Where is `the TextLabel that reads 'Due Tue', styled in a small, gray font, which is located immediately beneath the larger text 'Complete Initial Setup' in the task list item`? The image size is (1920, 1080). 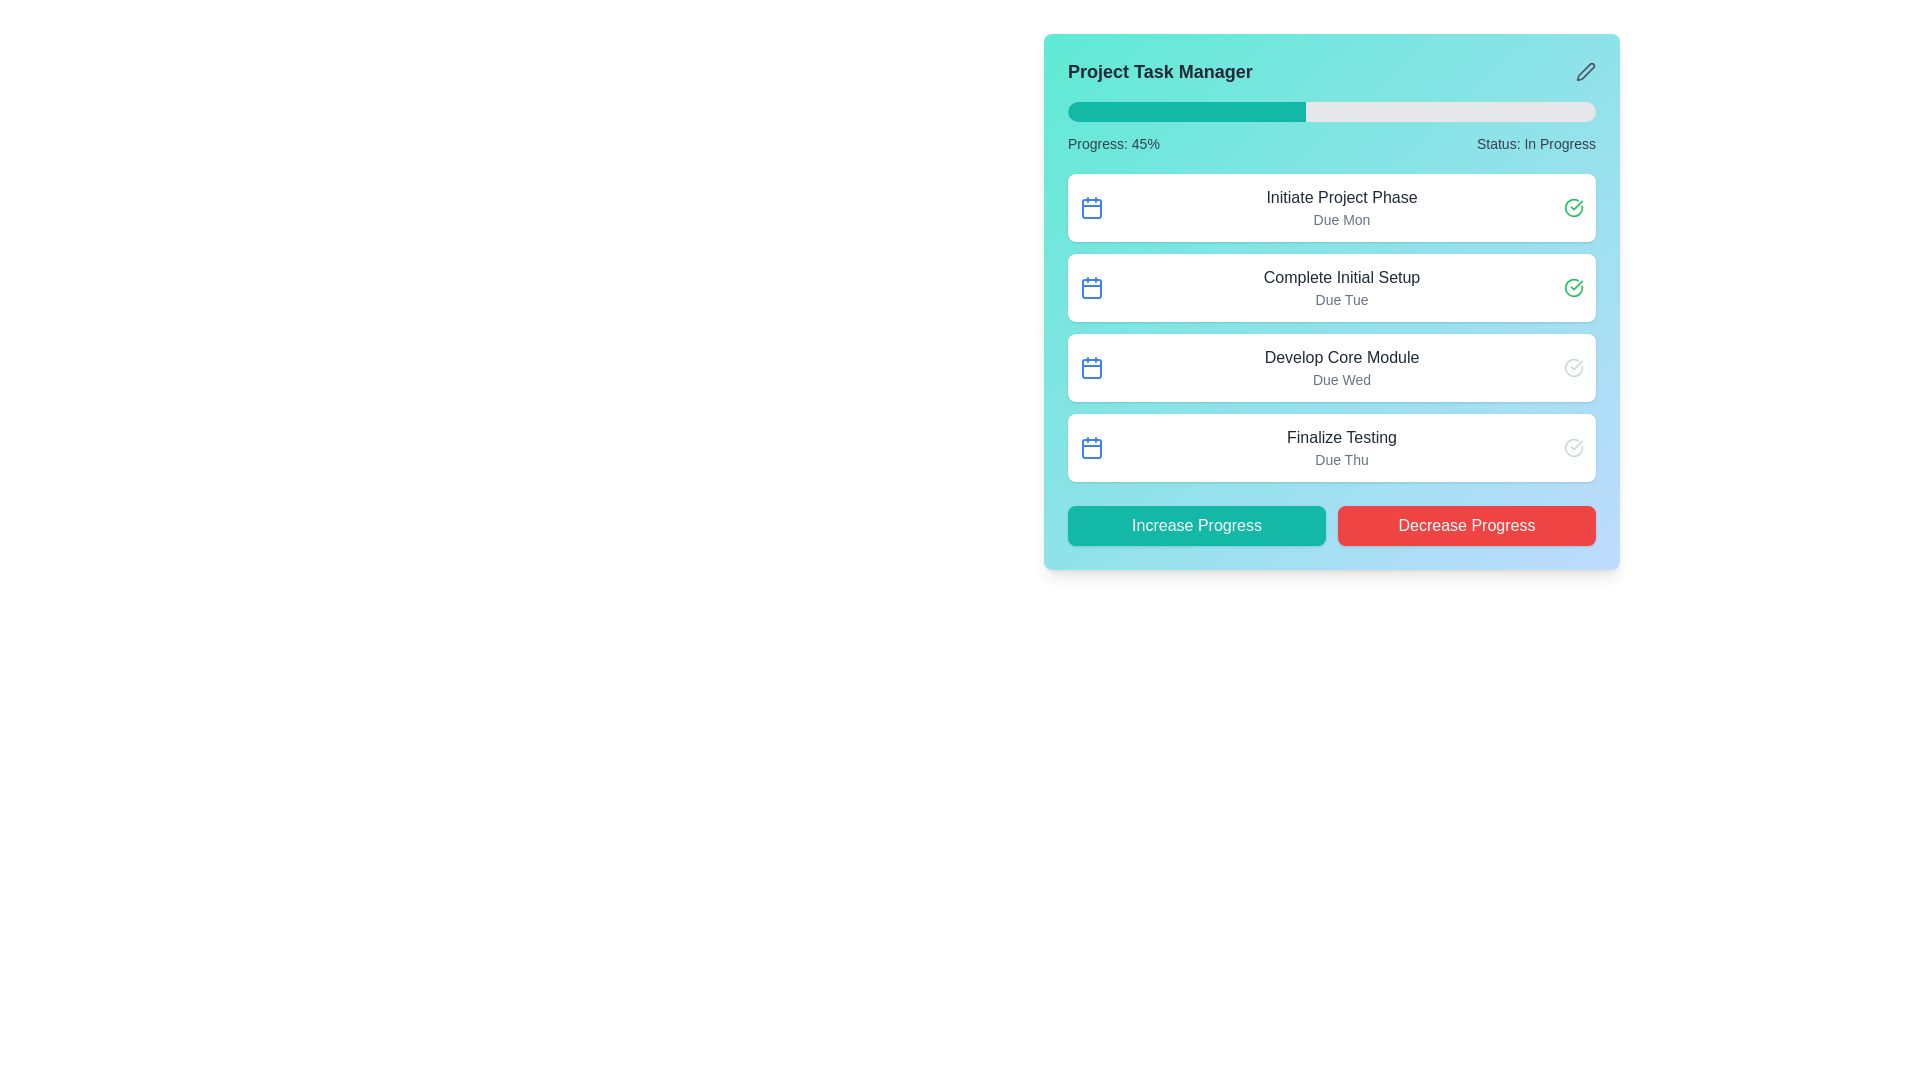 the TextLabel that reads 'Due Tue', styled in a small, gray font, which is located immediately beneath the larger text 'Complete Initial Setup' in the task list item is located at coordinates (1342, 300).